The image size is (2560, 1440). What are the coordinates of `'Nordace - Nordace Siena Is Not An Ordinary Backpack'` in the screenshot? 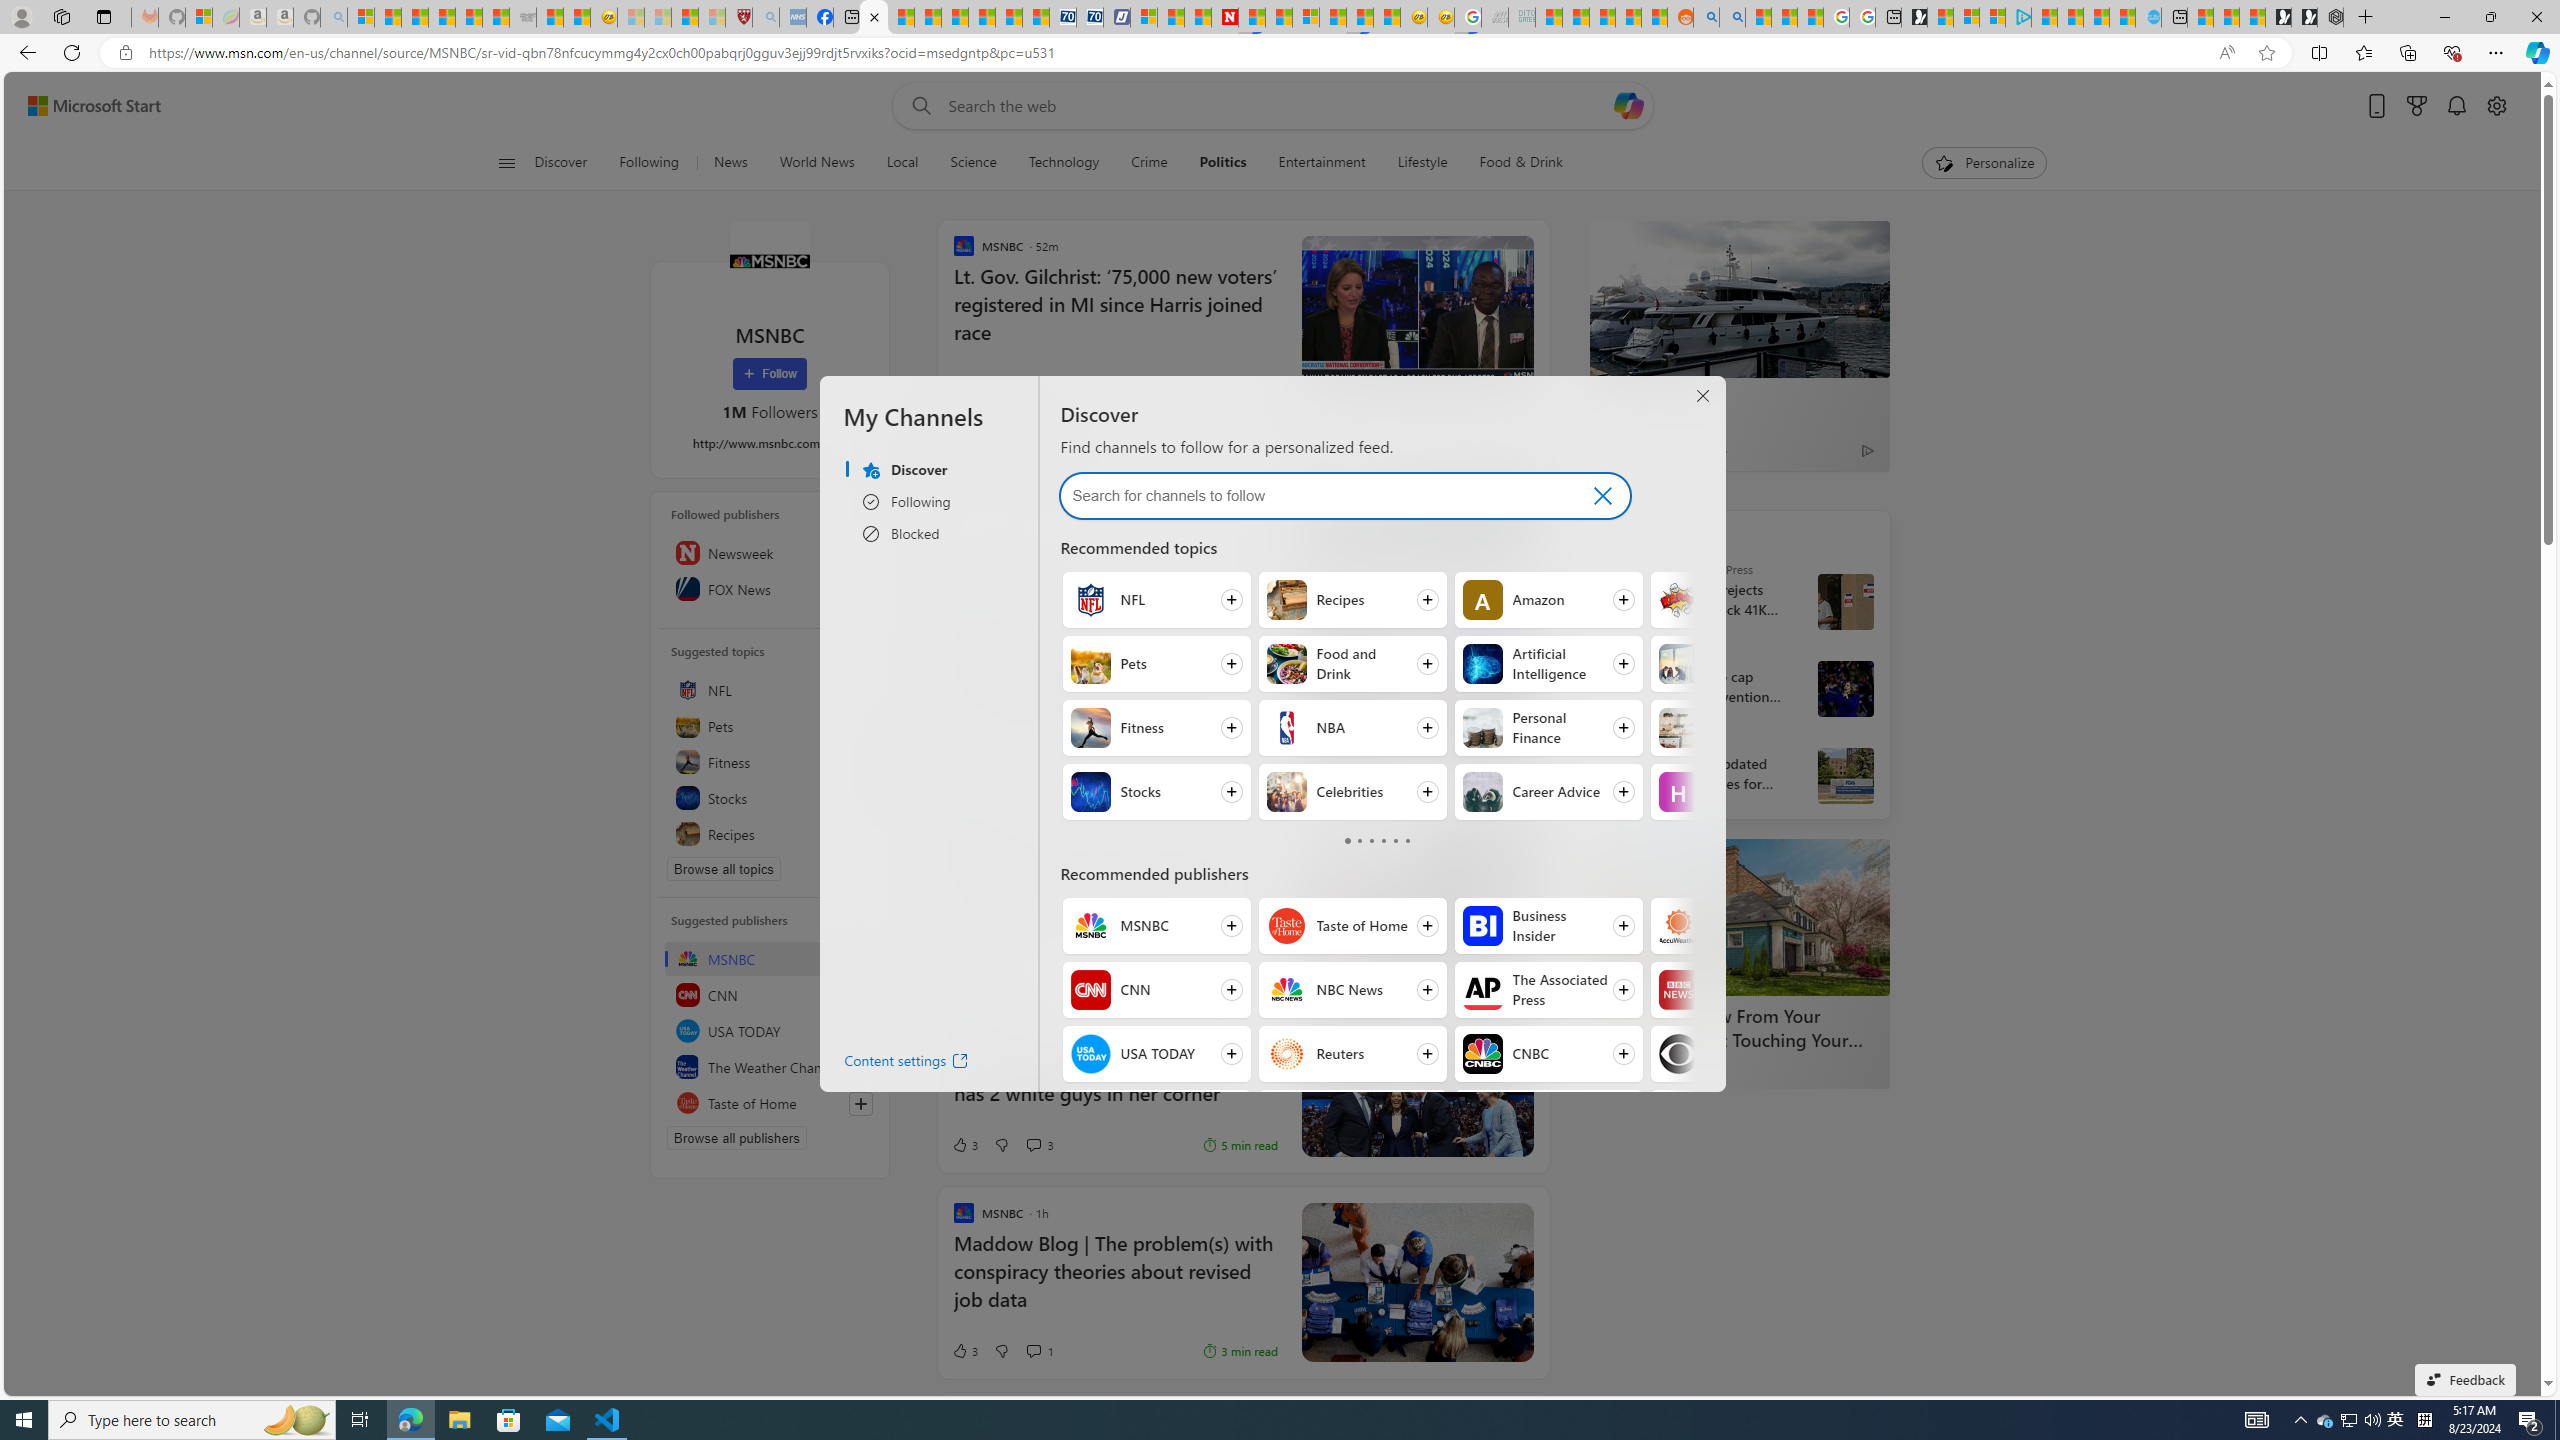 It's located at (2329, 16).